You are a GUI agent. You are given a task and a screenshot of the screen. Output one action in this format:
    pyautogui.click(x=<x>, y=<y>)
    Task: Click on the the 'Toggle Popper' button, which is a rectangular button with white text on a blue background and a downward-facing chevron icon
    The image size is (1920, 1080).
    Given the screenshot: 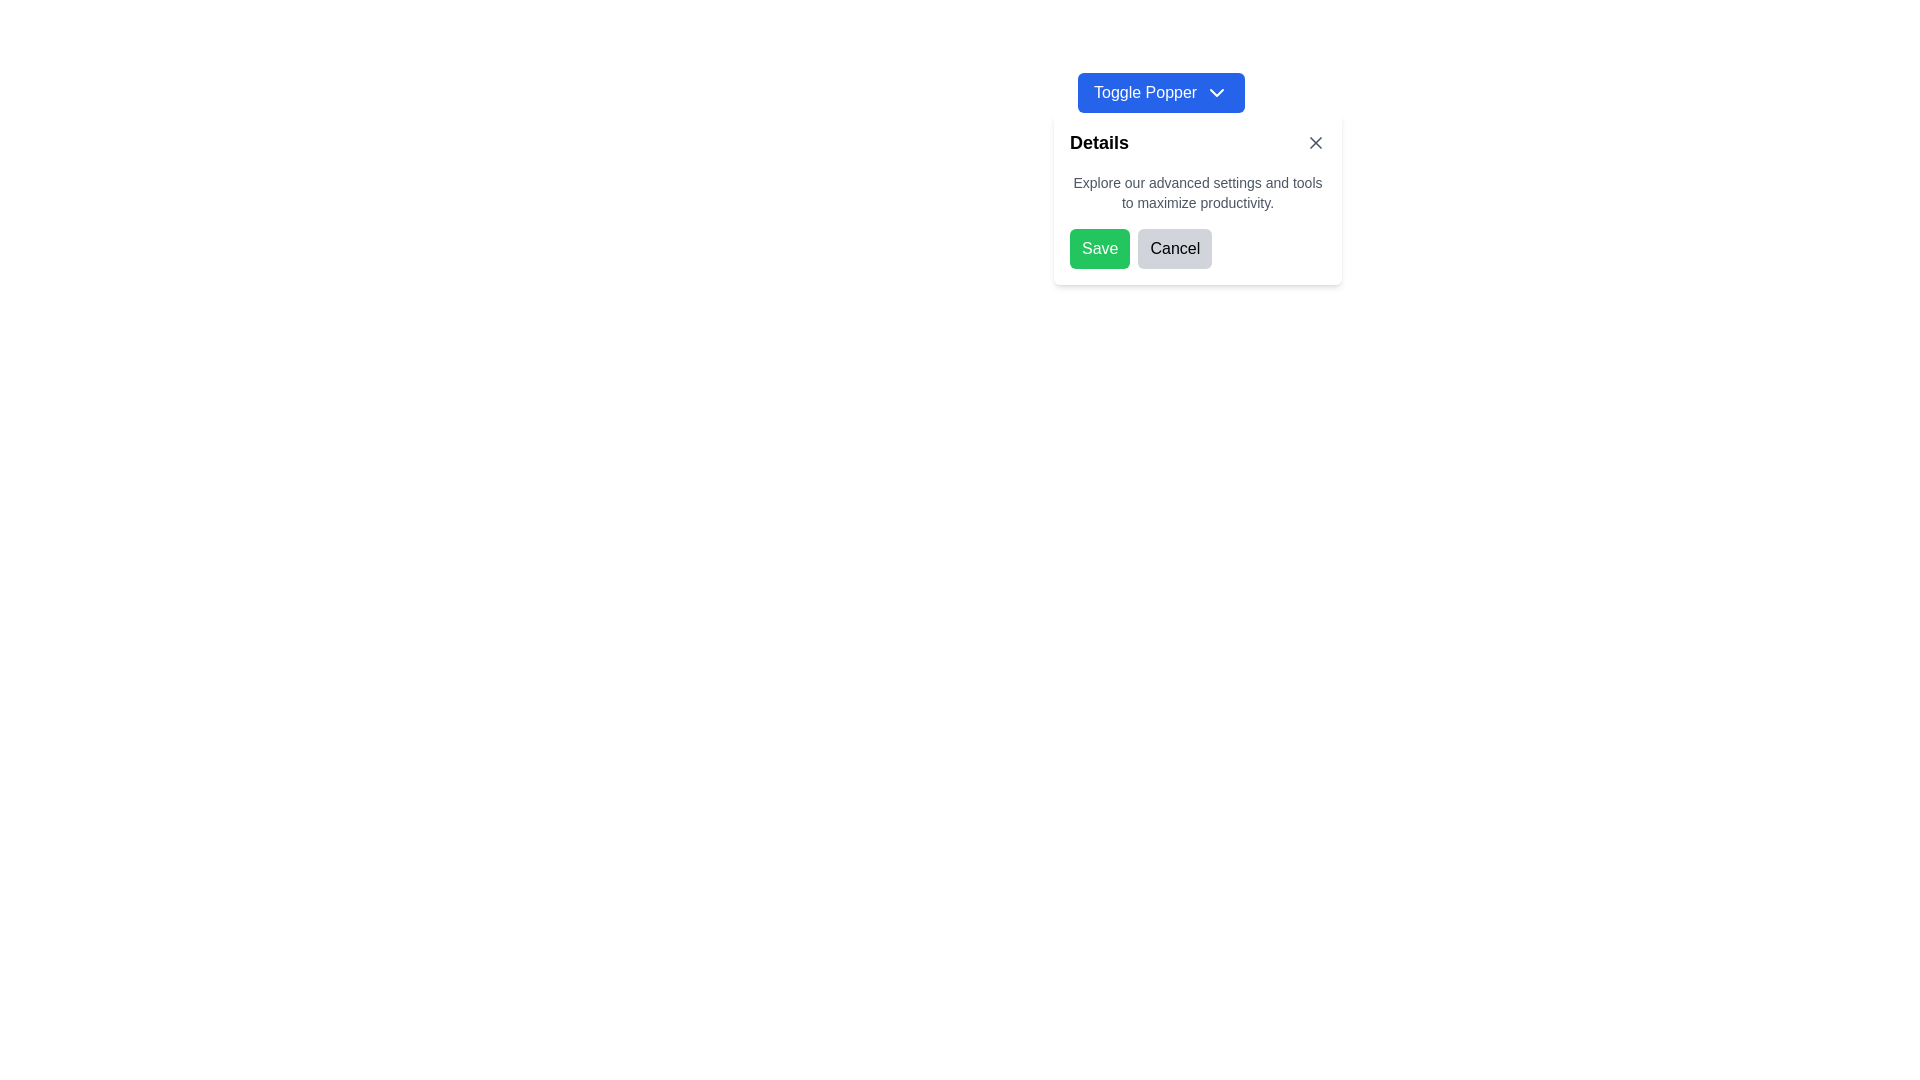 What is the action you would take?
    pyautogui.click(x=1161, y=92)
    